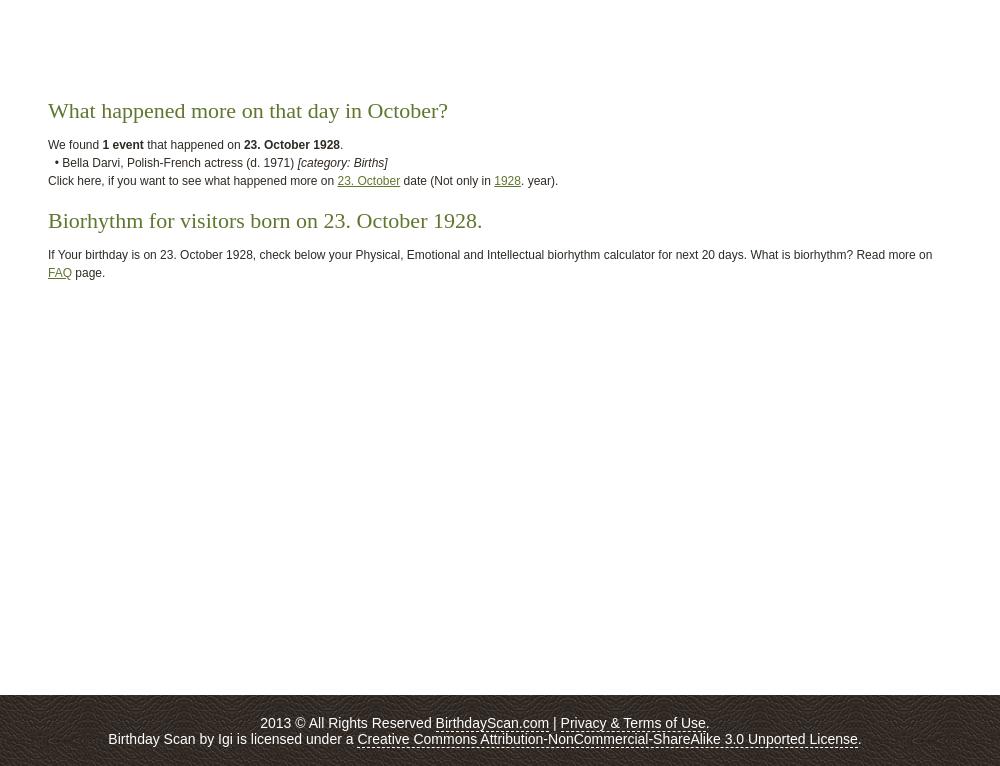 This screenshot has height=766, width=1000. I want to click on 'We found', so click(74, 145).